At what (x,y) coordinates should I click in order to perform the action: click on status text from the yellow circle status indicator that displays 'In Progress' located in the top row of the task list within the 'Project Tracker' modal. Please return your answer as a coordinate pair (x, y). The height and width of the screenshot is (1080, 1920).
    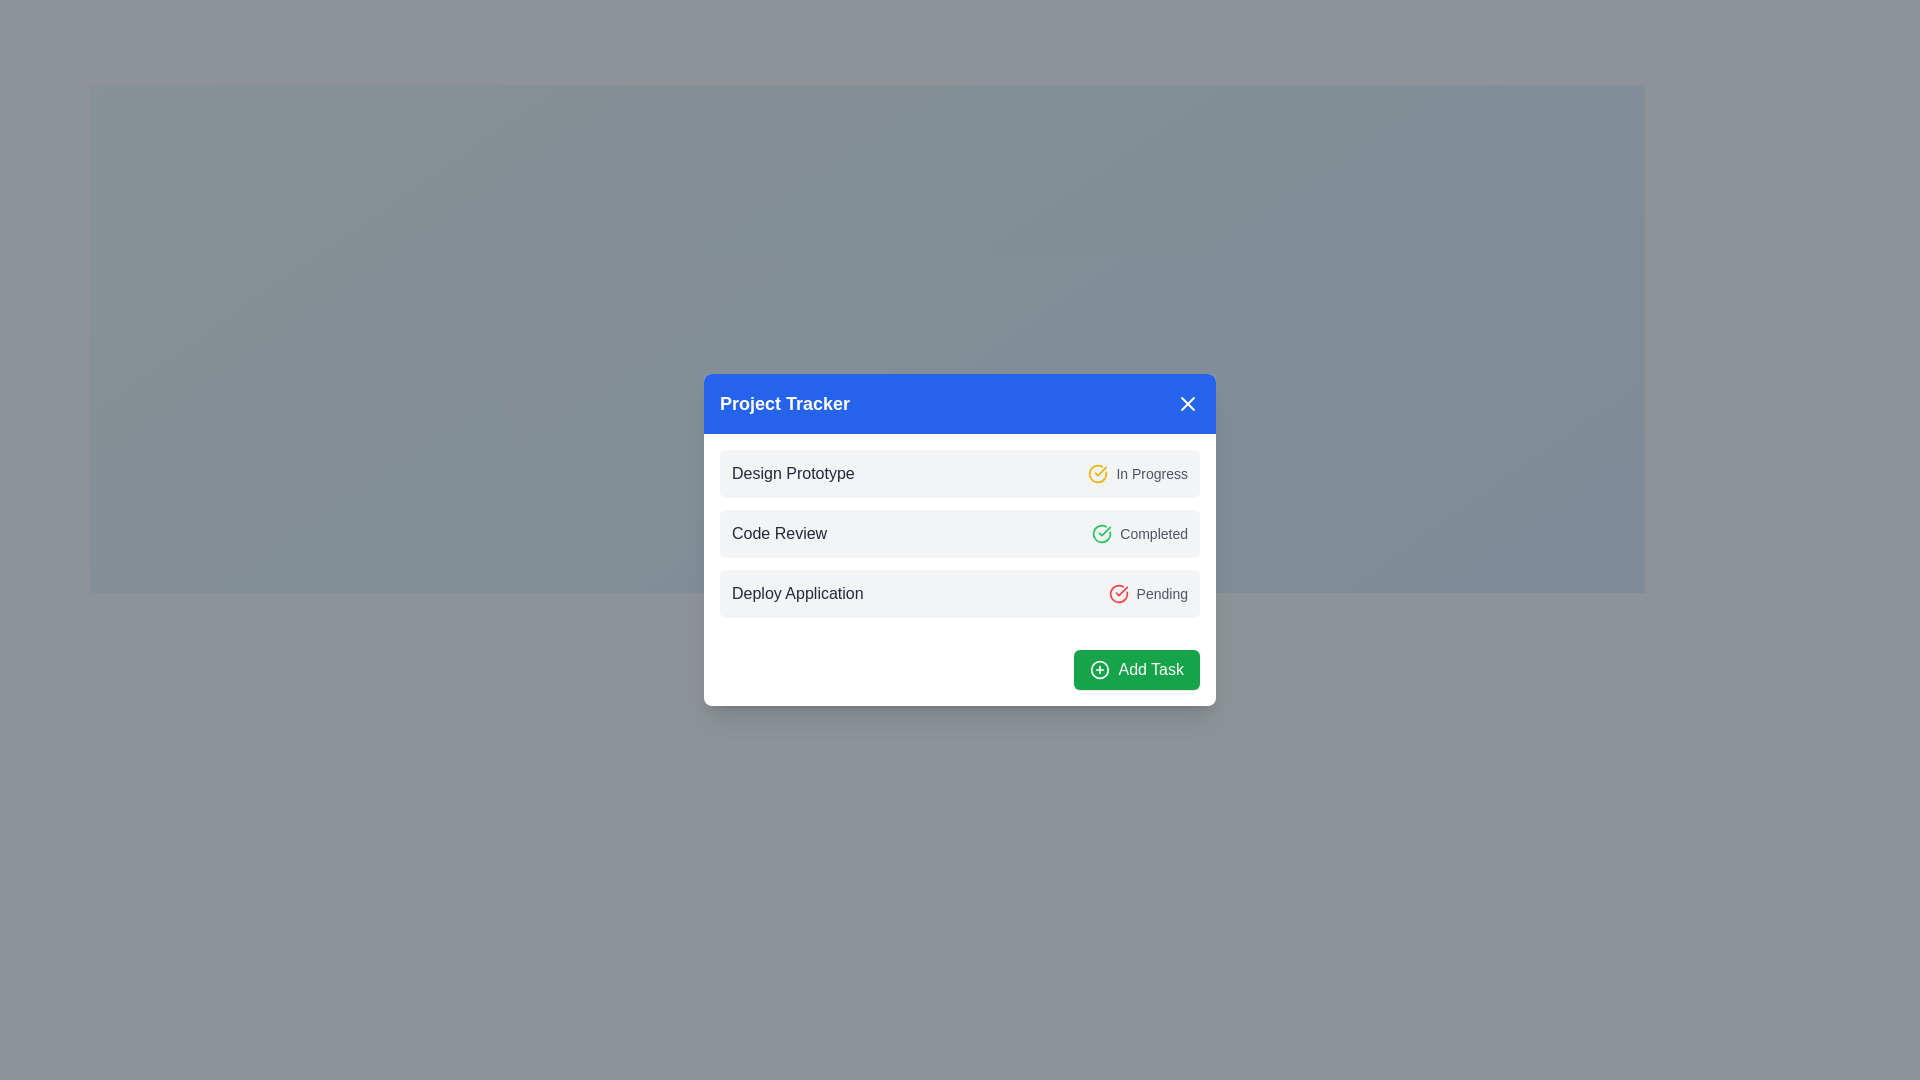
    Looking at the image, I should click on (1138, 474).